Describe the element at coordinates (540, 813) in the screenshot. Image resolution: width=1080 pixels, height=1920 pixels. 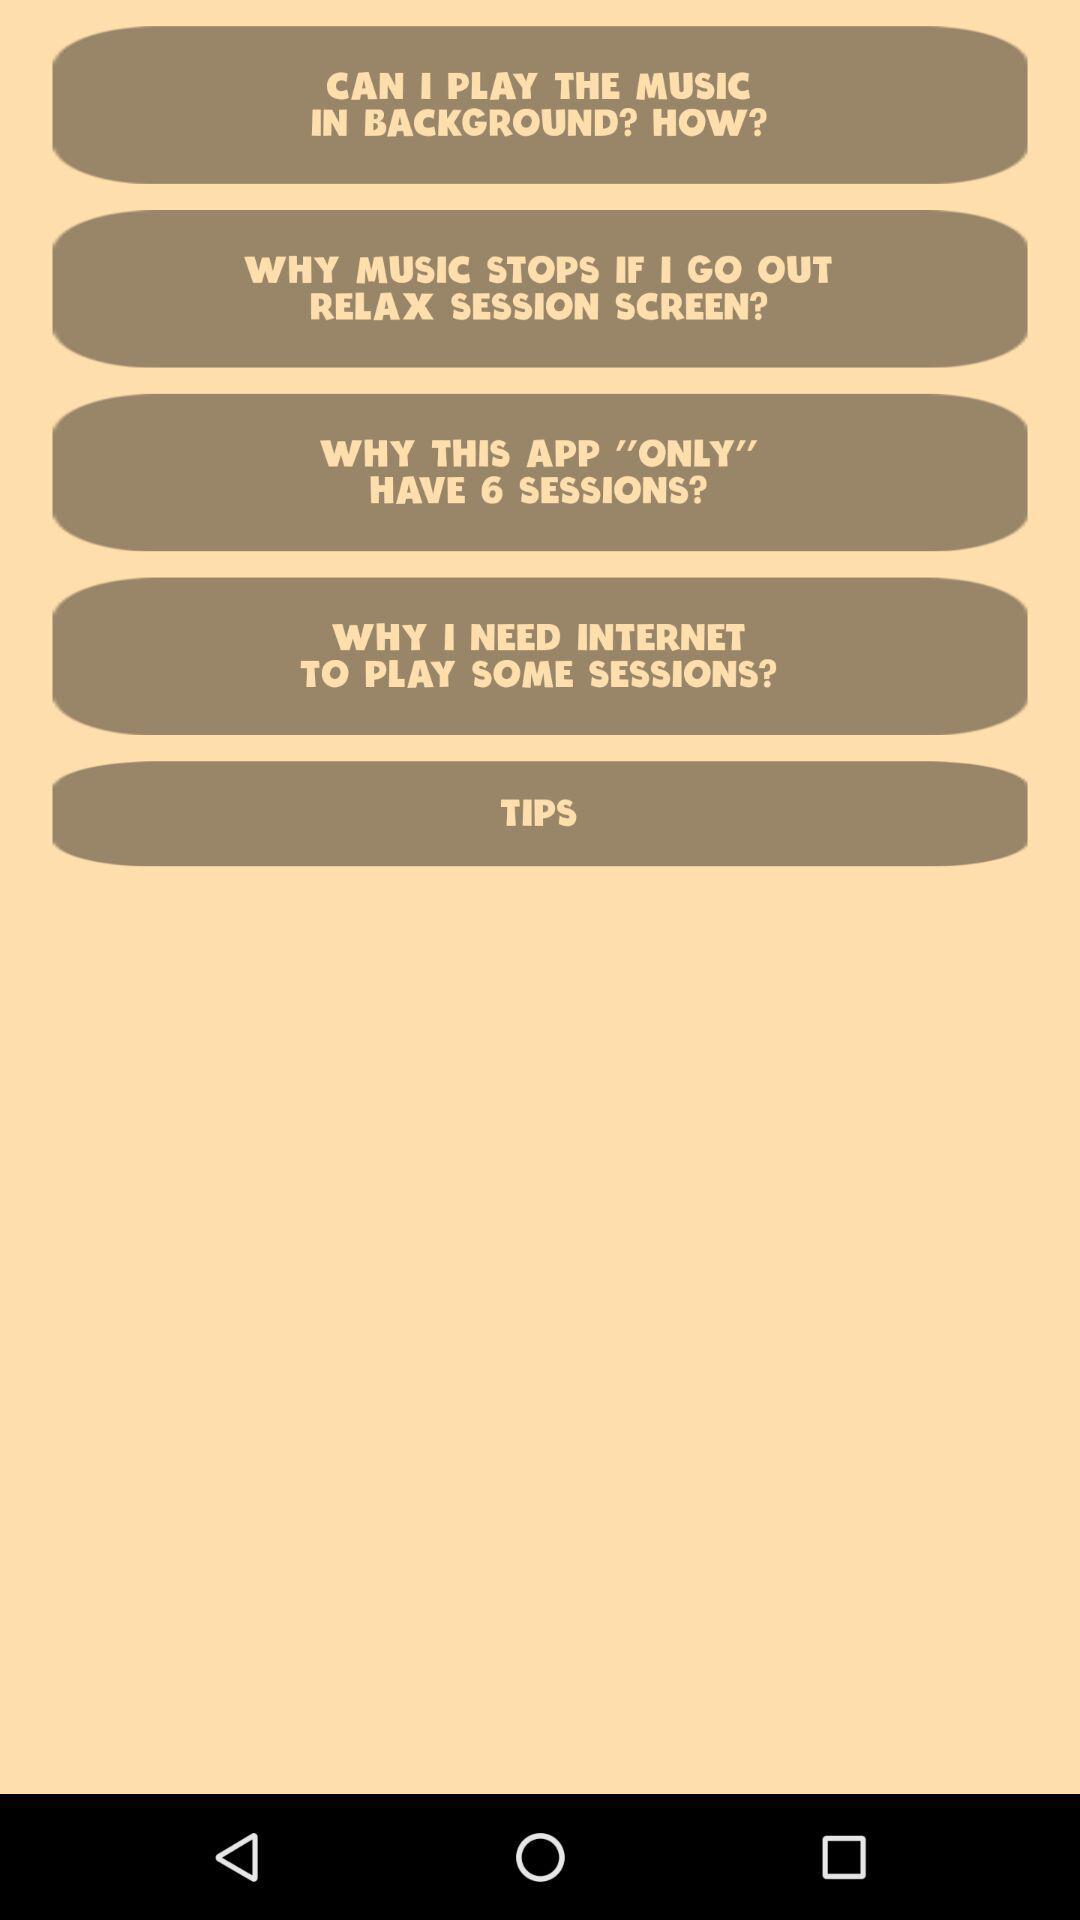
I see `the item below the why i need icon` at that location.